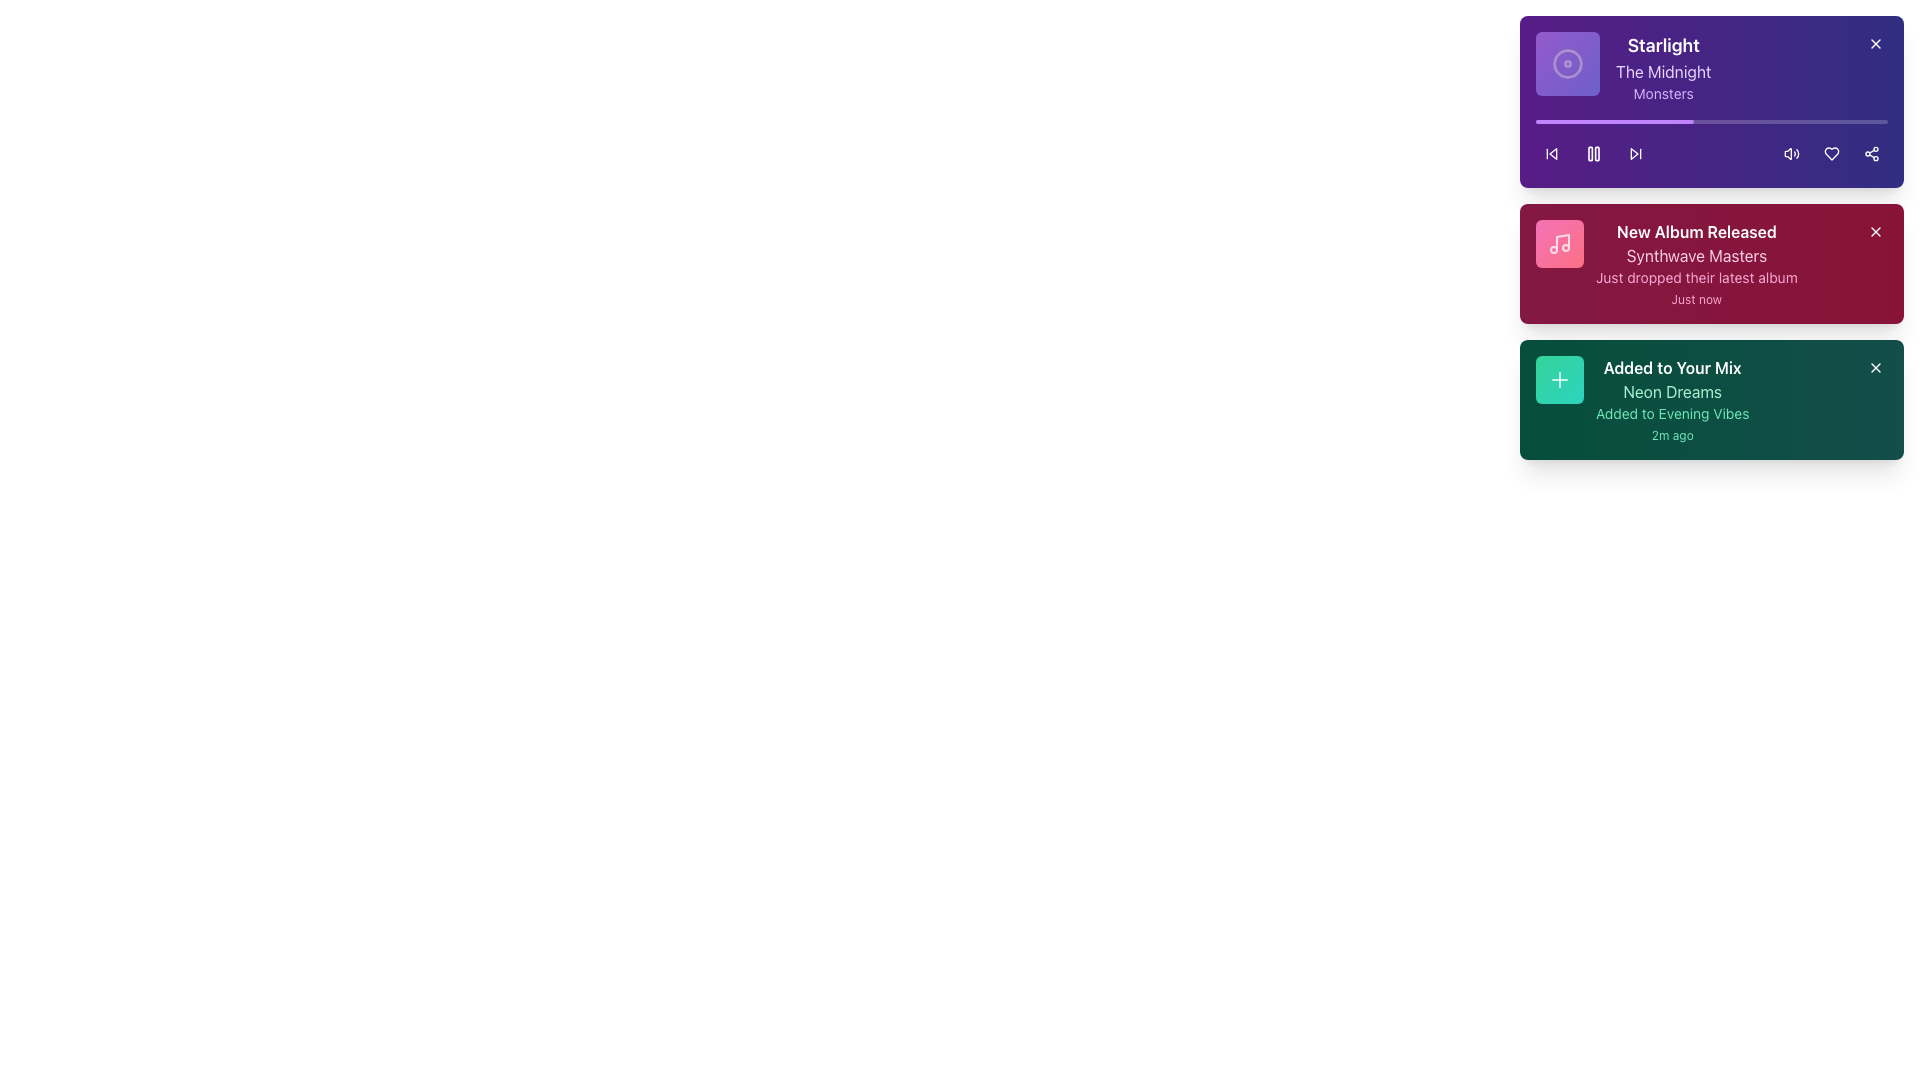 The height and width of the screenshot is (1080, 1920). What do you see at coordinates (1875, 367) in the screenshot?
I see `the button in the top-right corner of the green notification card titled 'Added to Your Mix'` at bounding box center [1875, 367].